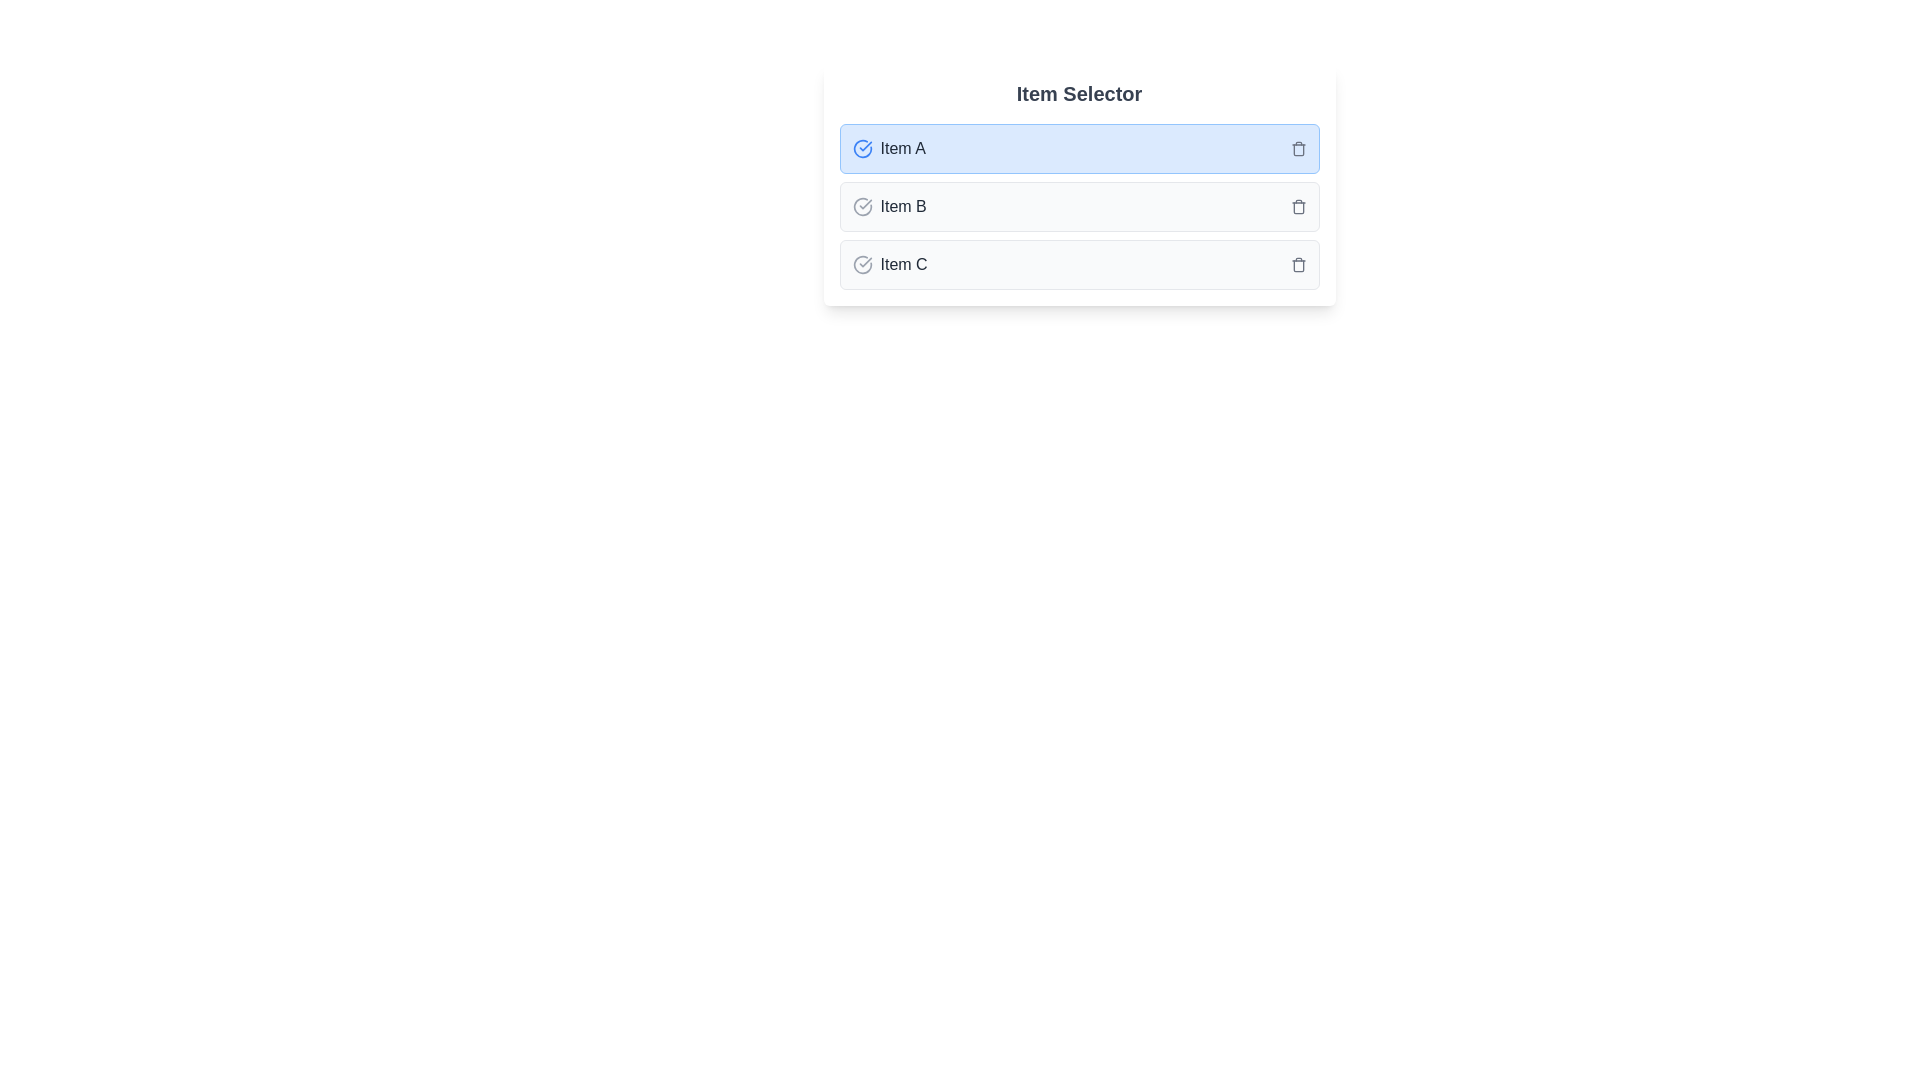  I want to click on the text label reading 'Item C' which is styled with a medium-weight gray font and includes a gray checkmark icon next to it, so click(889, 264).